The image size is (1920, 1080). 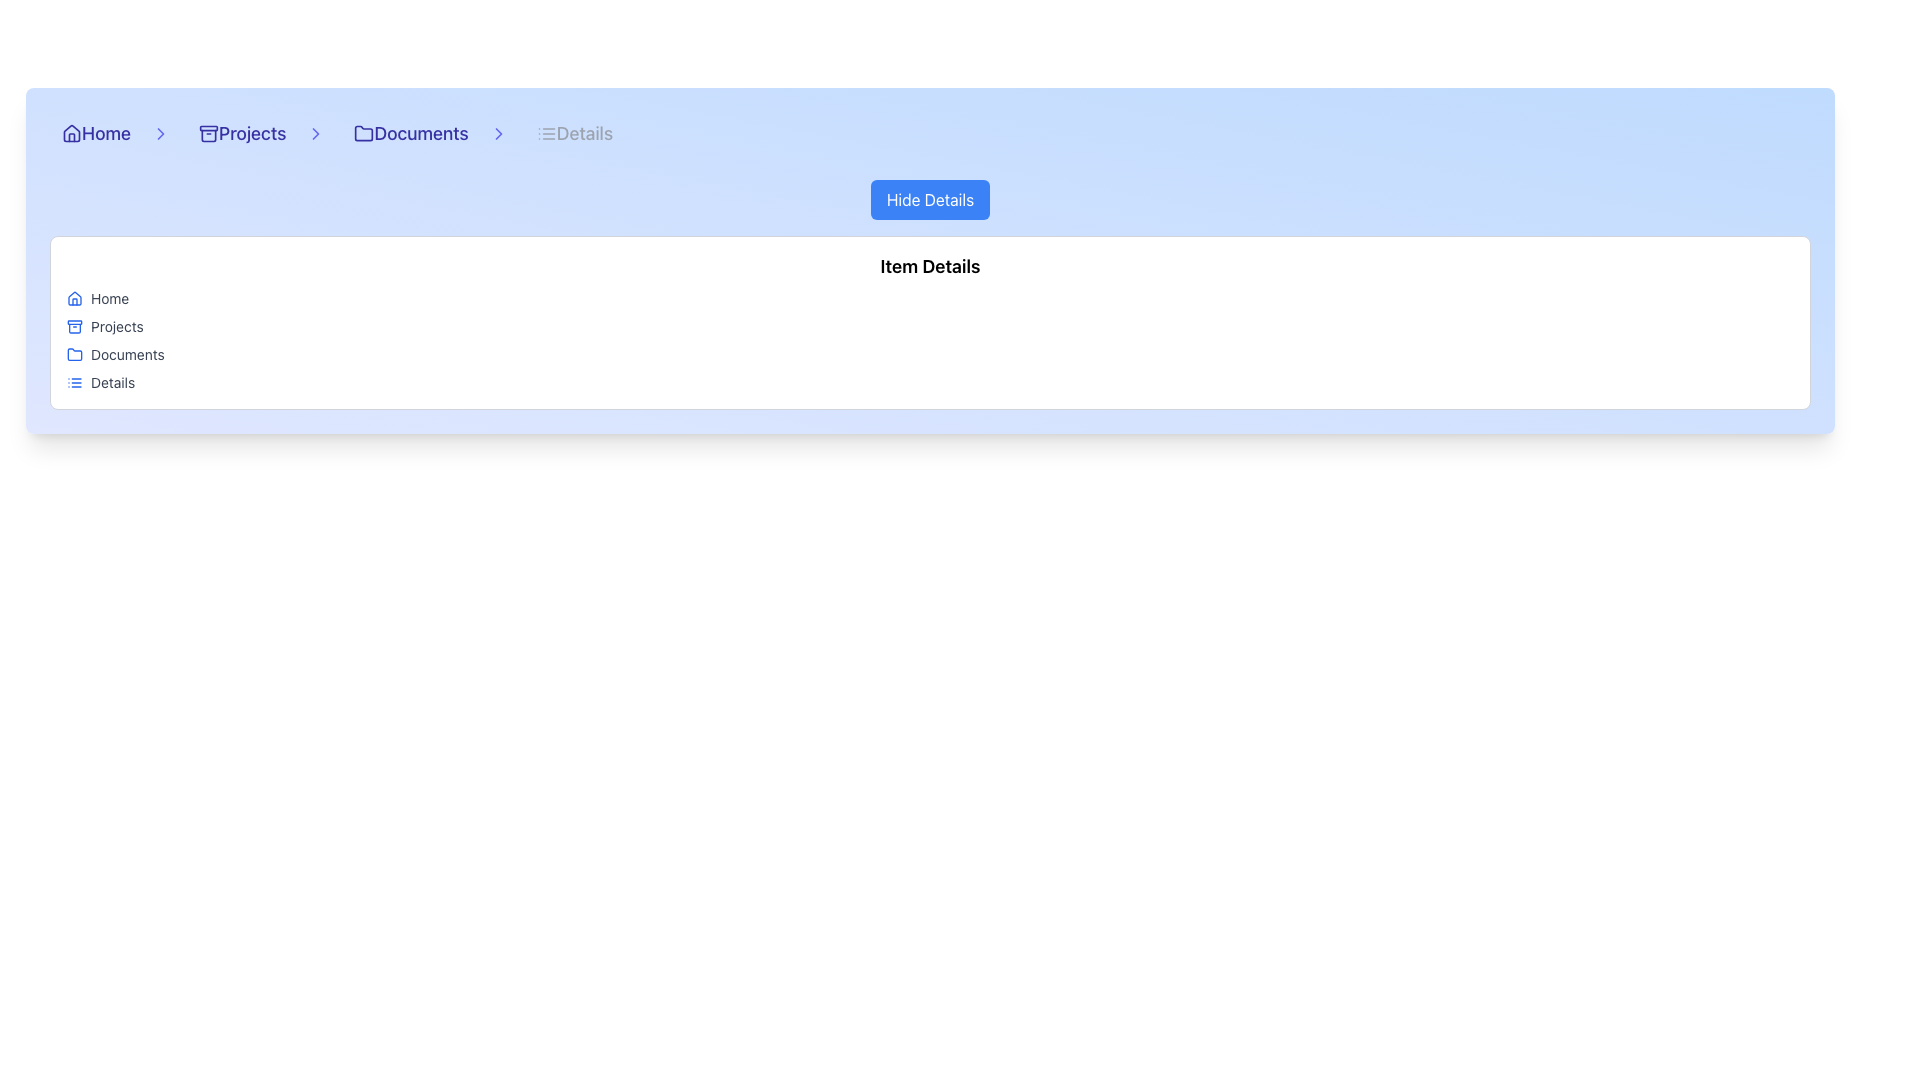 I want to click on the button located at the top center of the interface that toggles the visibility of additional information, to observe its hover effects, so click(x=929, y=200).